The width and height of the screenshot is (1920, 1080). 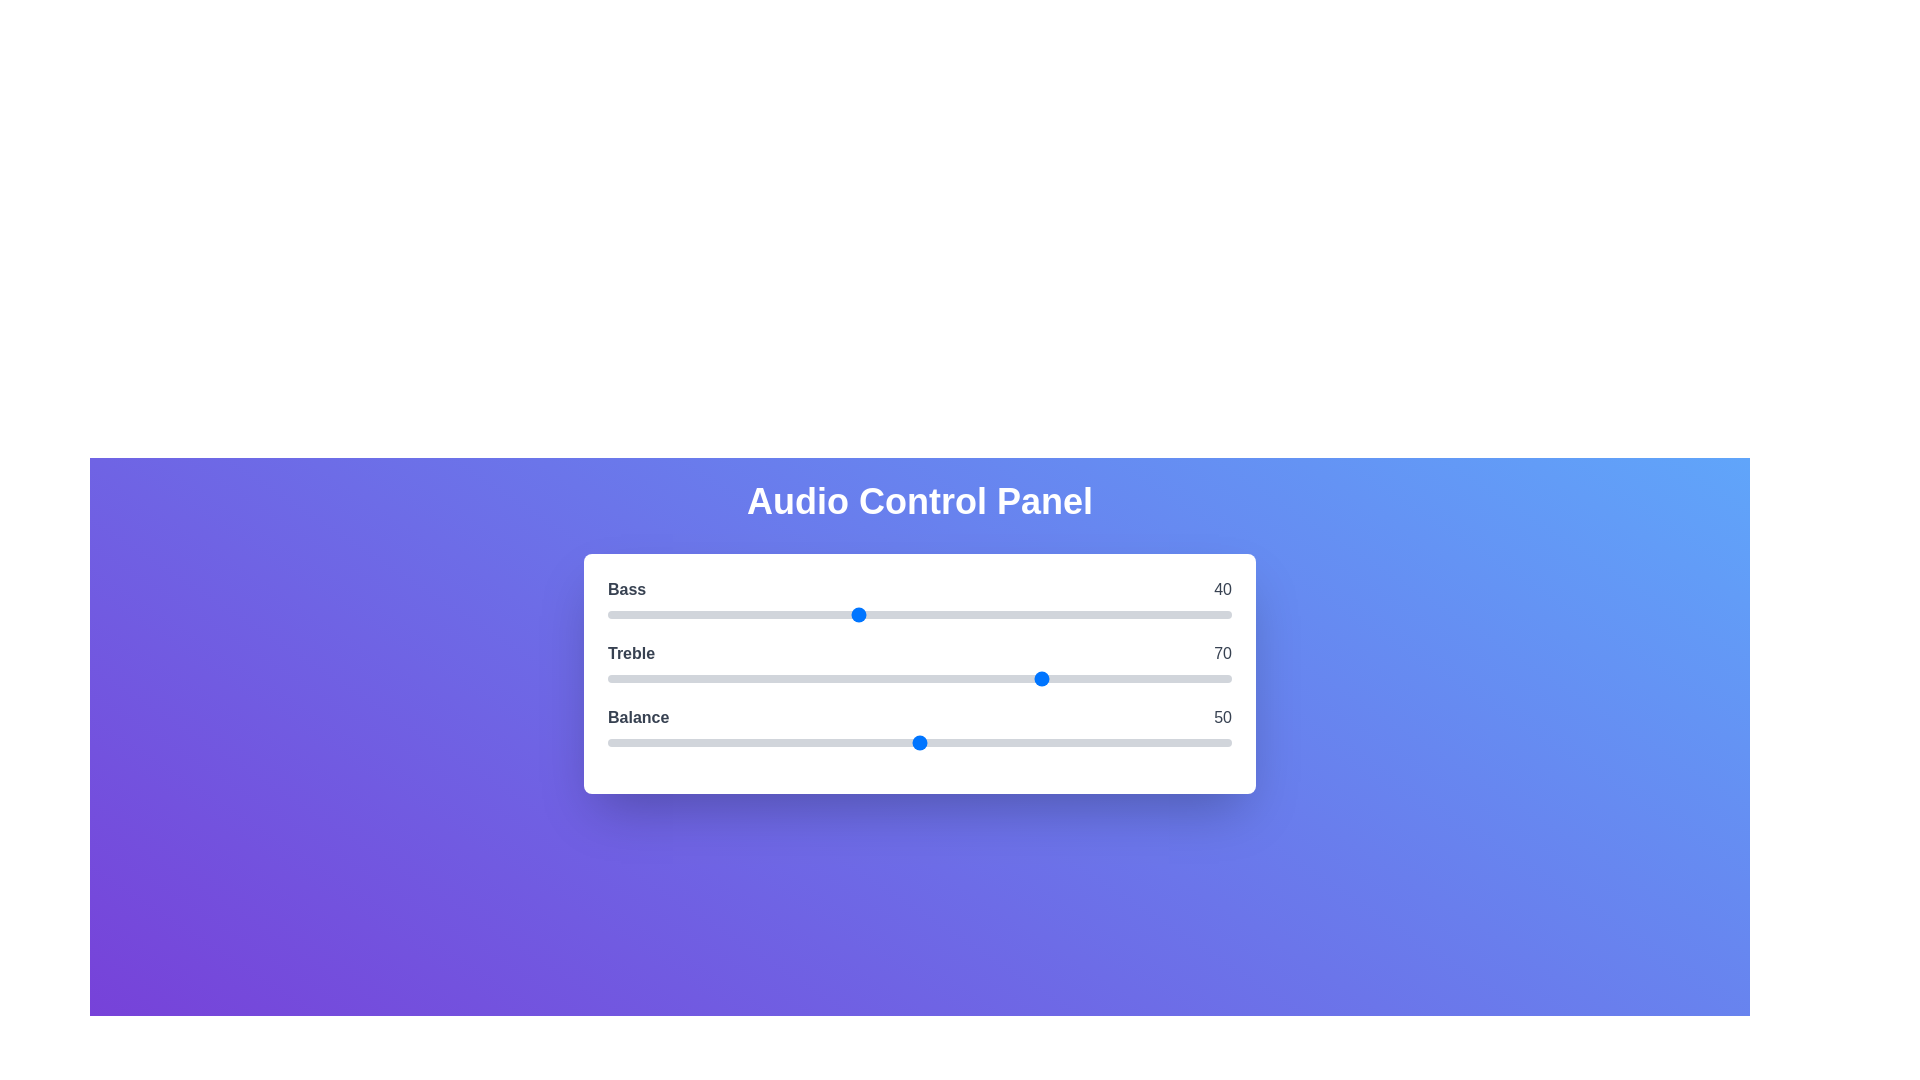 I want to click on the 1 slider to 65, so click(x=1013, y=677).